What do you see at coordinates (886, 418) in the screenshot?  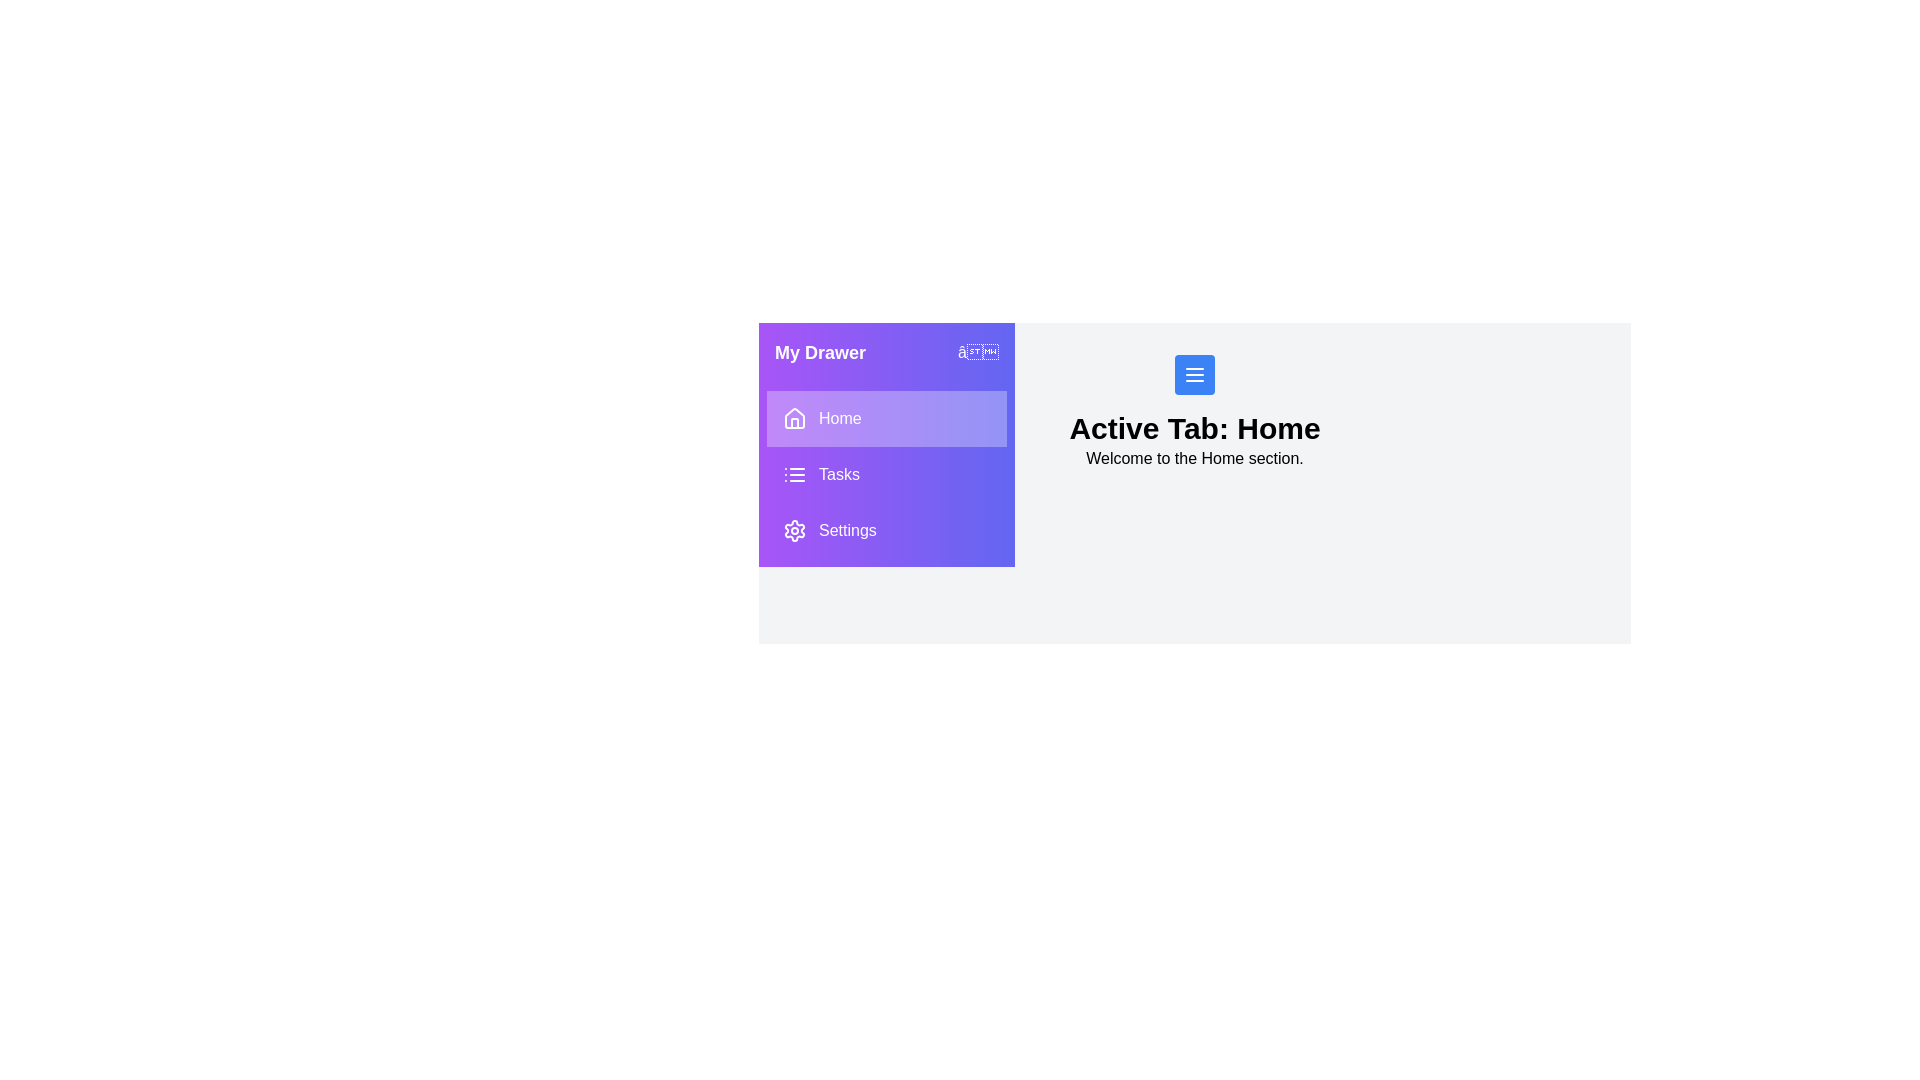 I see `the tab Home from the drawer menu` at bounding box center [886, 418].